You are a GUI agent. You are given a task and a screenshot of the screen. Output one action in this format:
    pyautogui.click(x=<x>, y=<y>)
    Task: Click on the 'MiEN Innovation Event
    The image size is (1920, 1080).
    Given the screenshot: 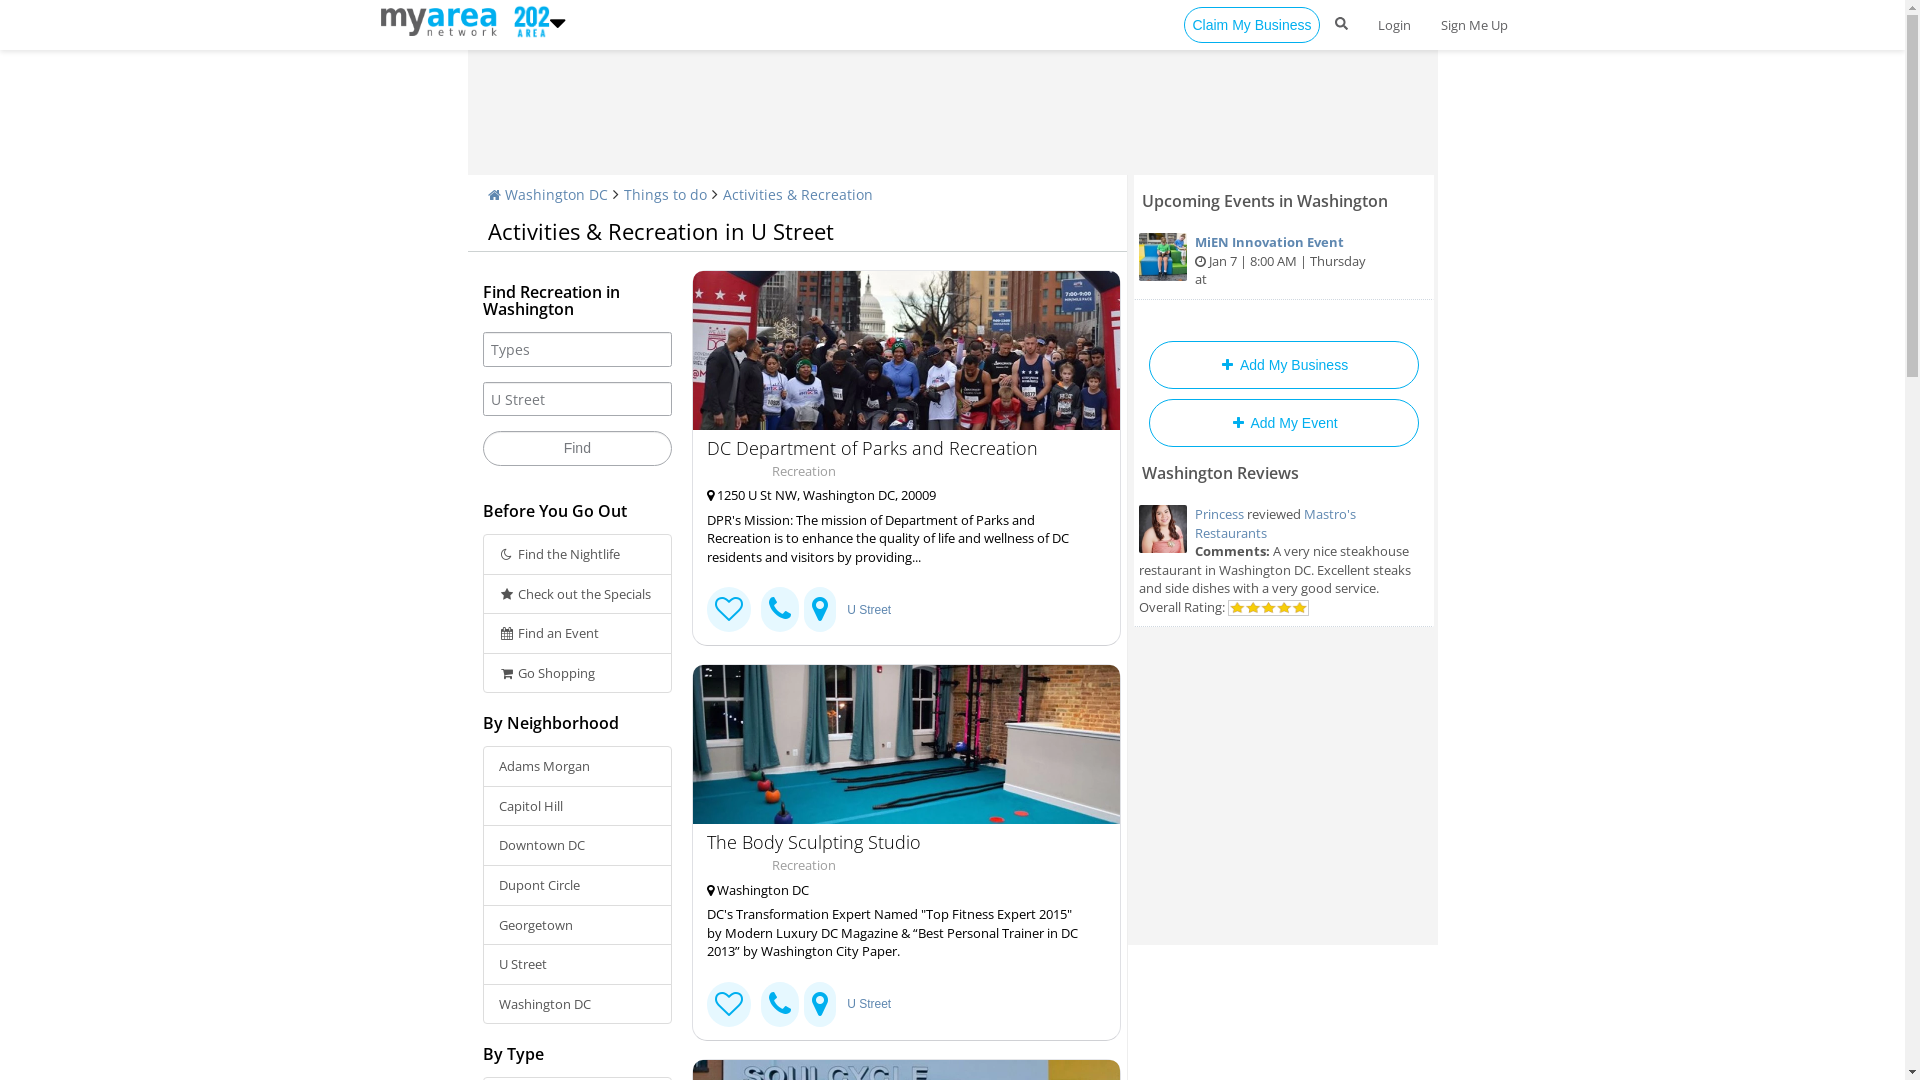 What is the action you would take?
    pyautogui.click(x=1283, y=260)
    